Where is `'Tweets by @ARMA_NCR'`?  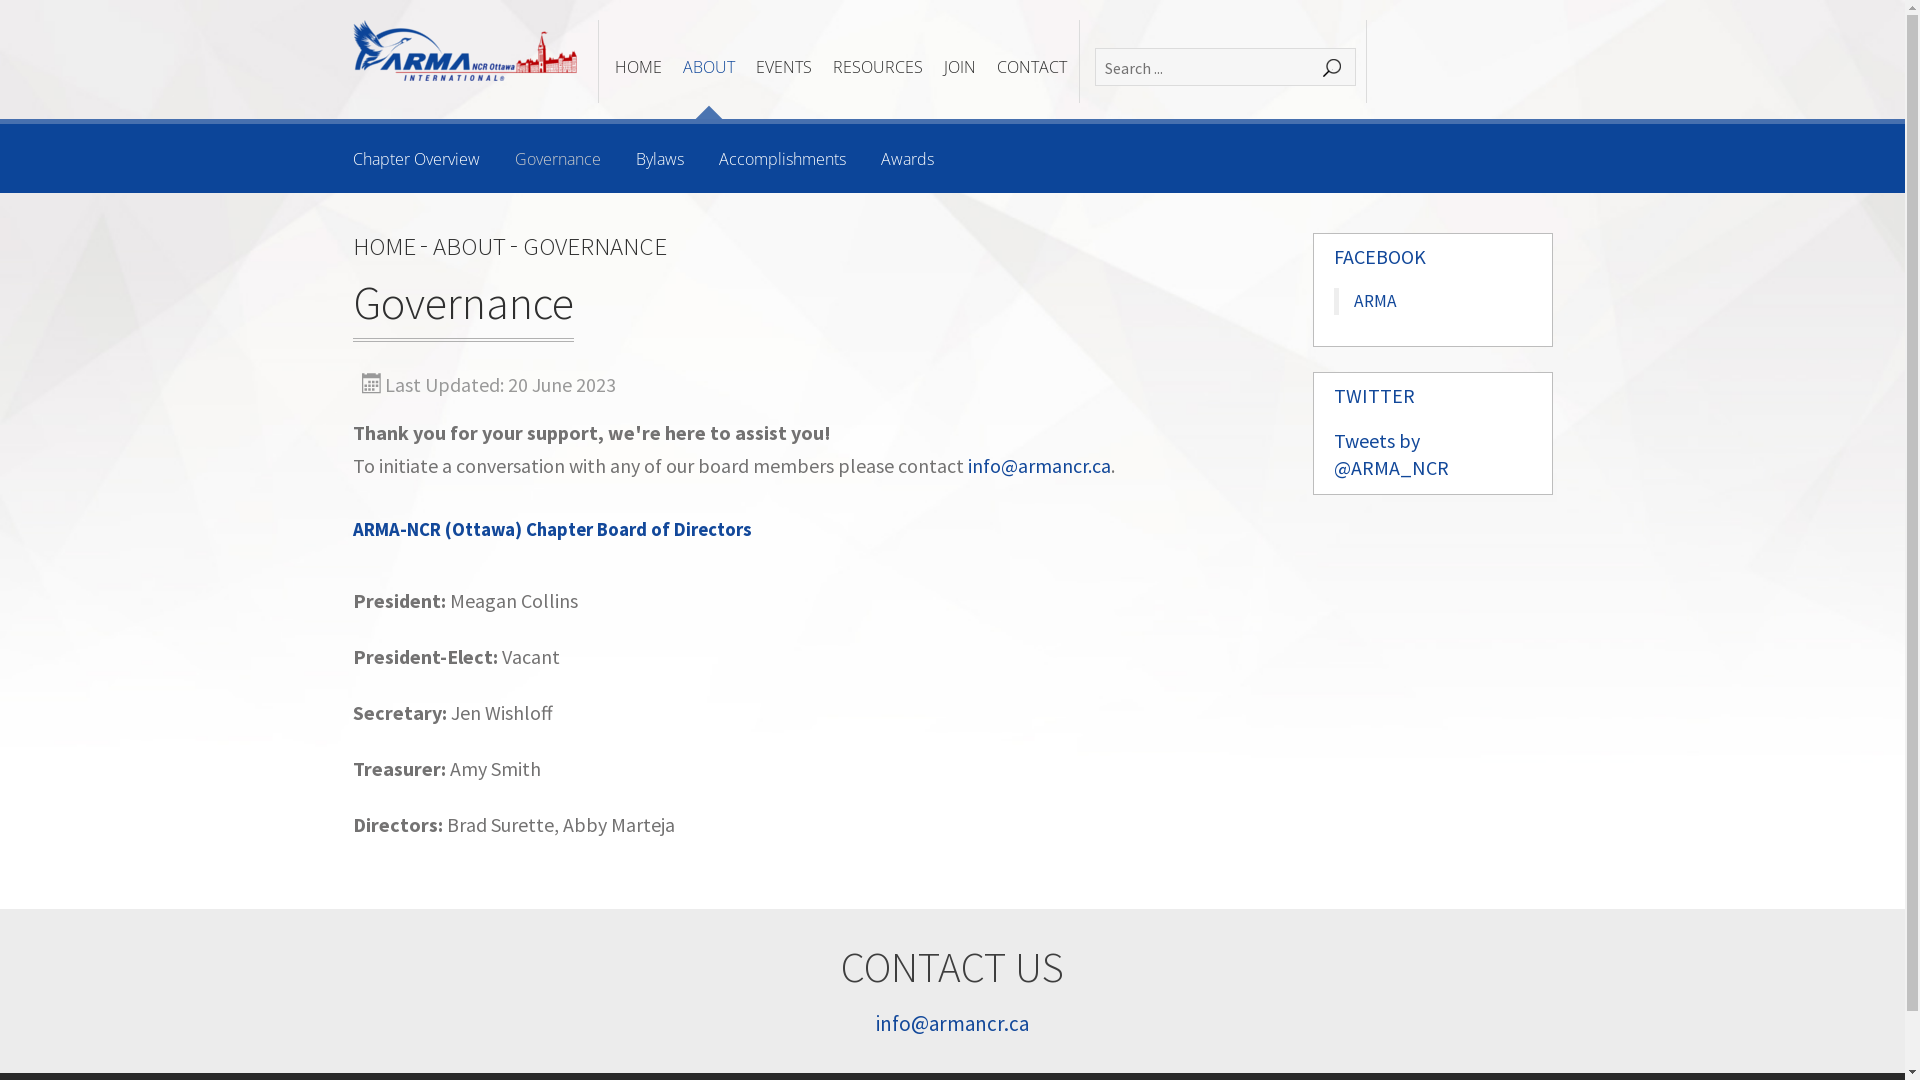 'Tweets by @ARMA_NCR' is located at coordinates (1390, 454).